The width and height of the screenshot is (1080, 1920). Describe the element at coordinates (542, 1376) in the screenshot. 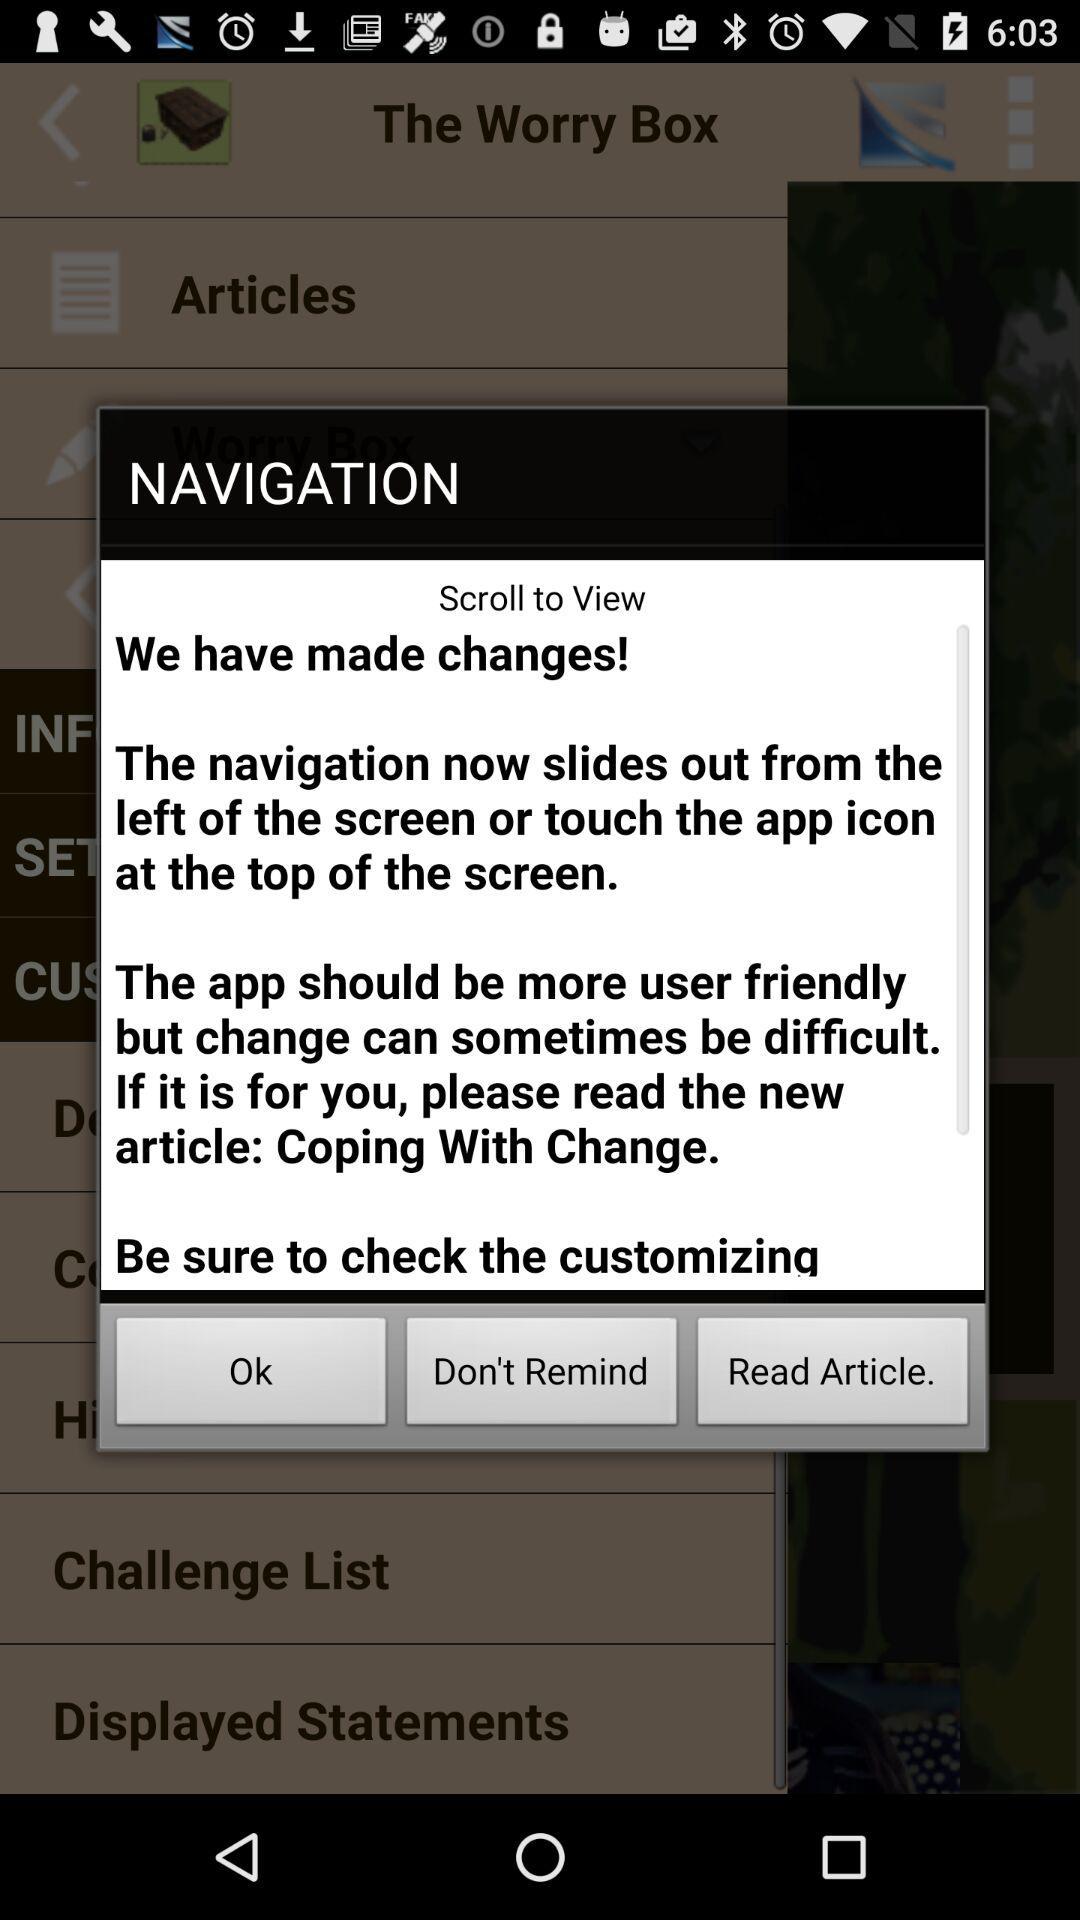

I see `icon next to read article. icon` at that location.